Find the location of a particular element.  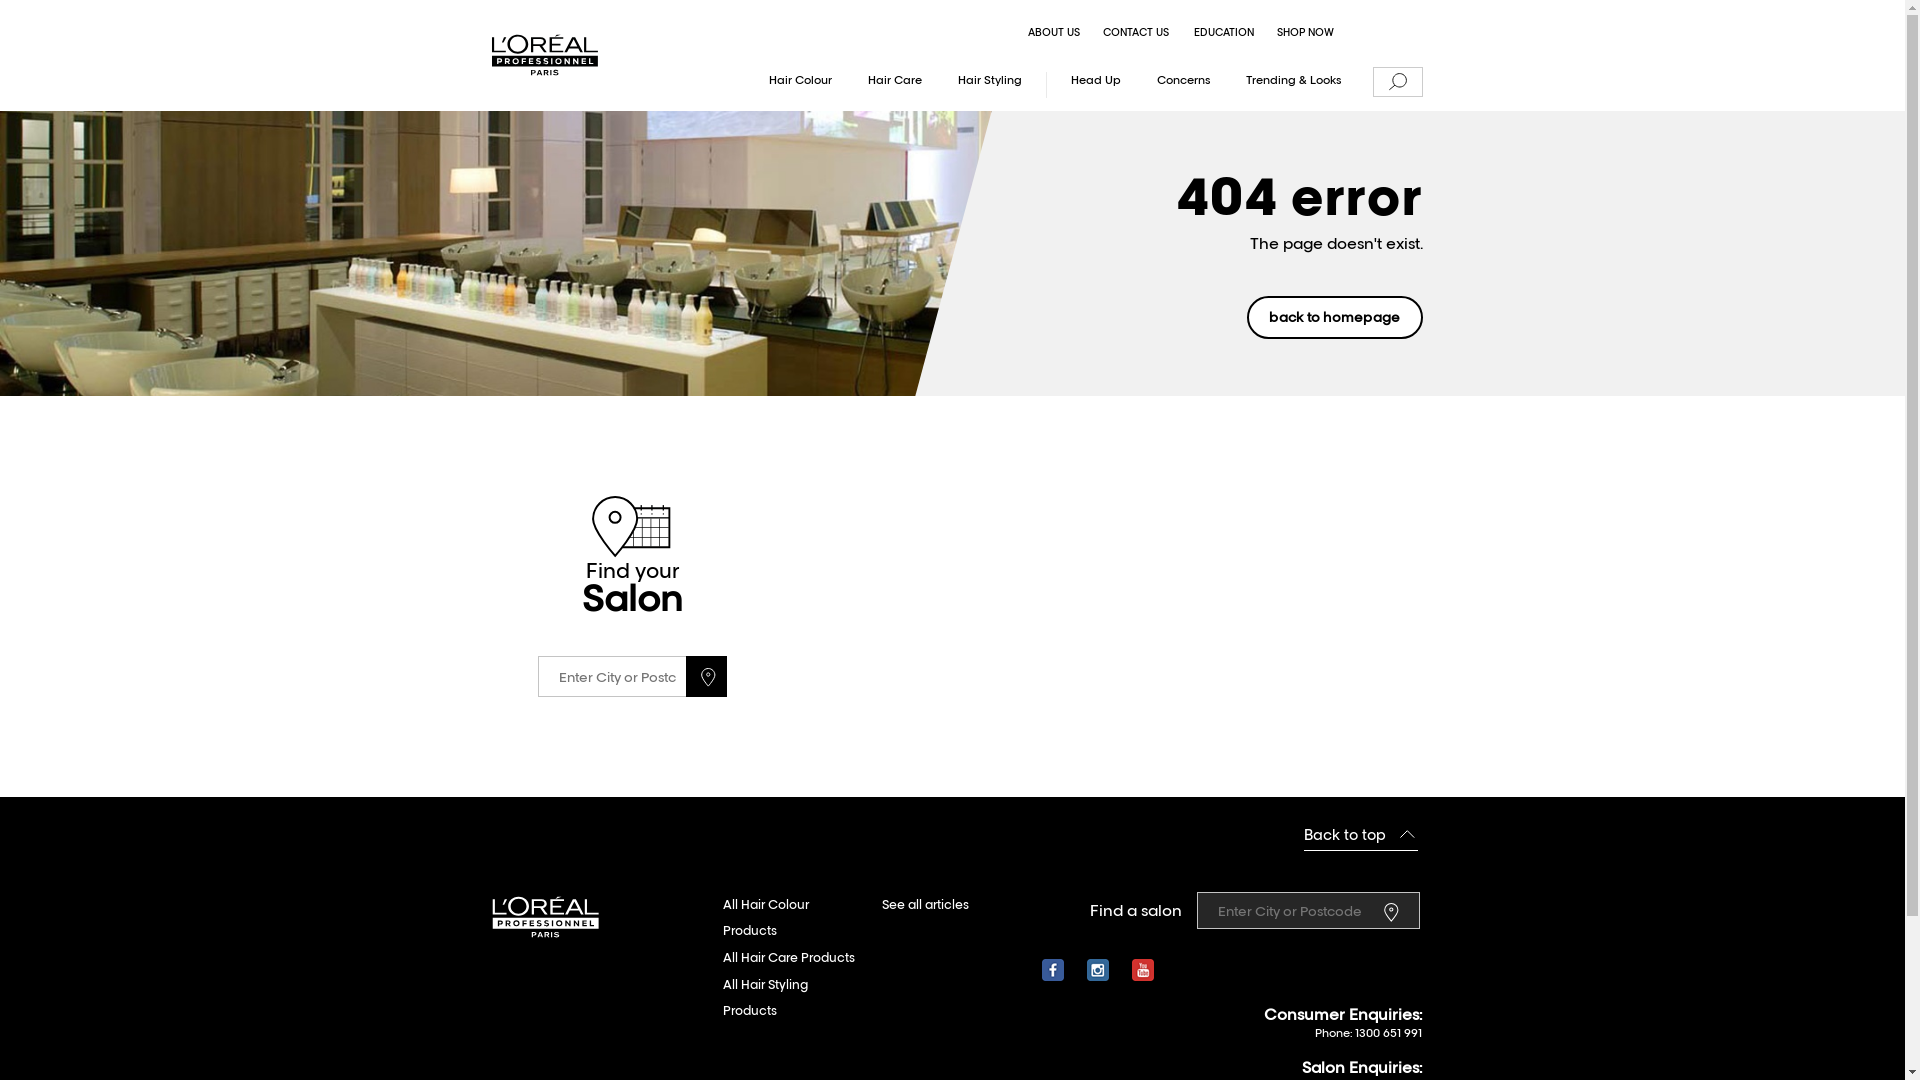

'ABOUT US' is located at coordinates (1053, 34).